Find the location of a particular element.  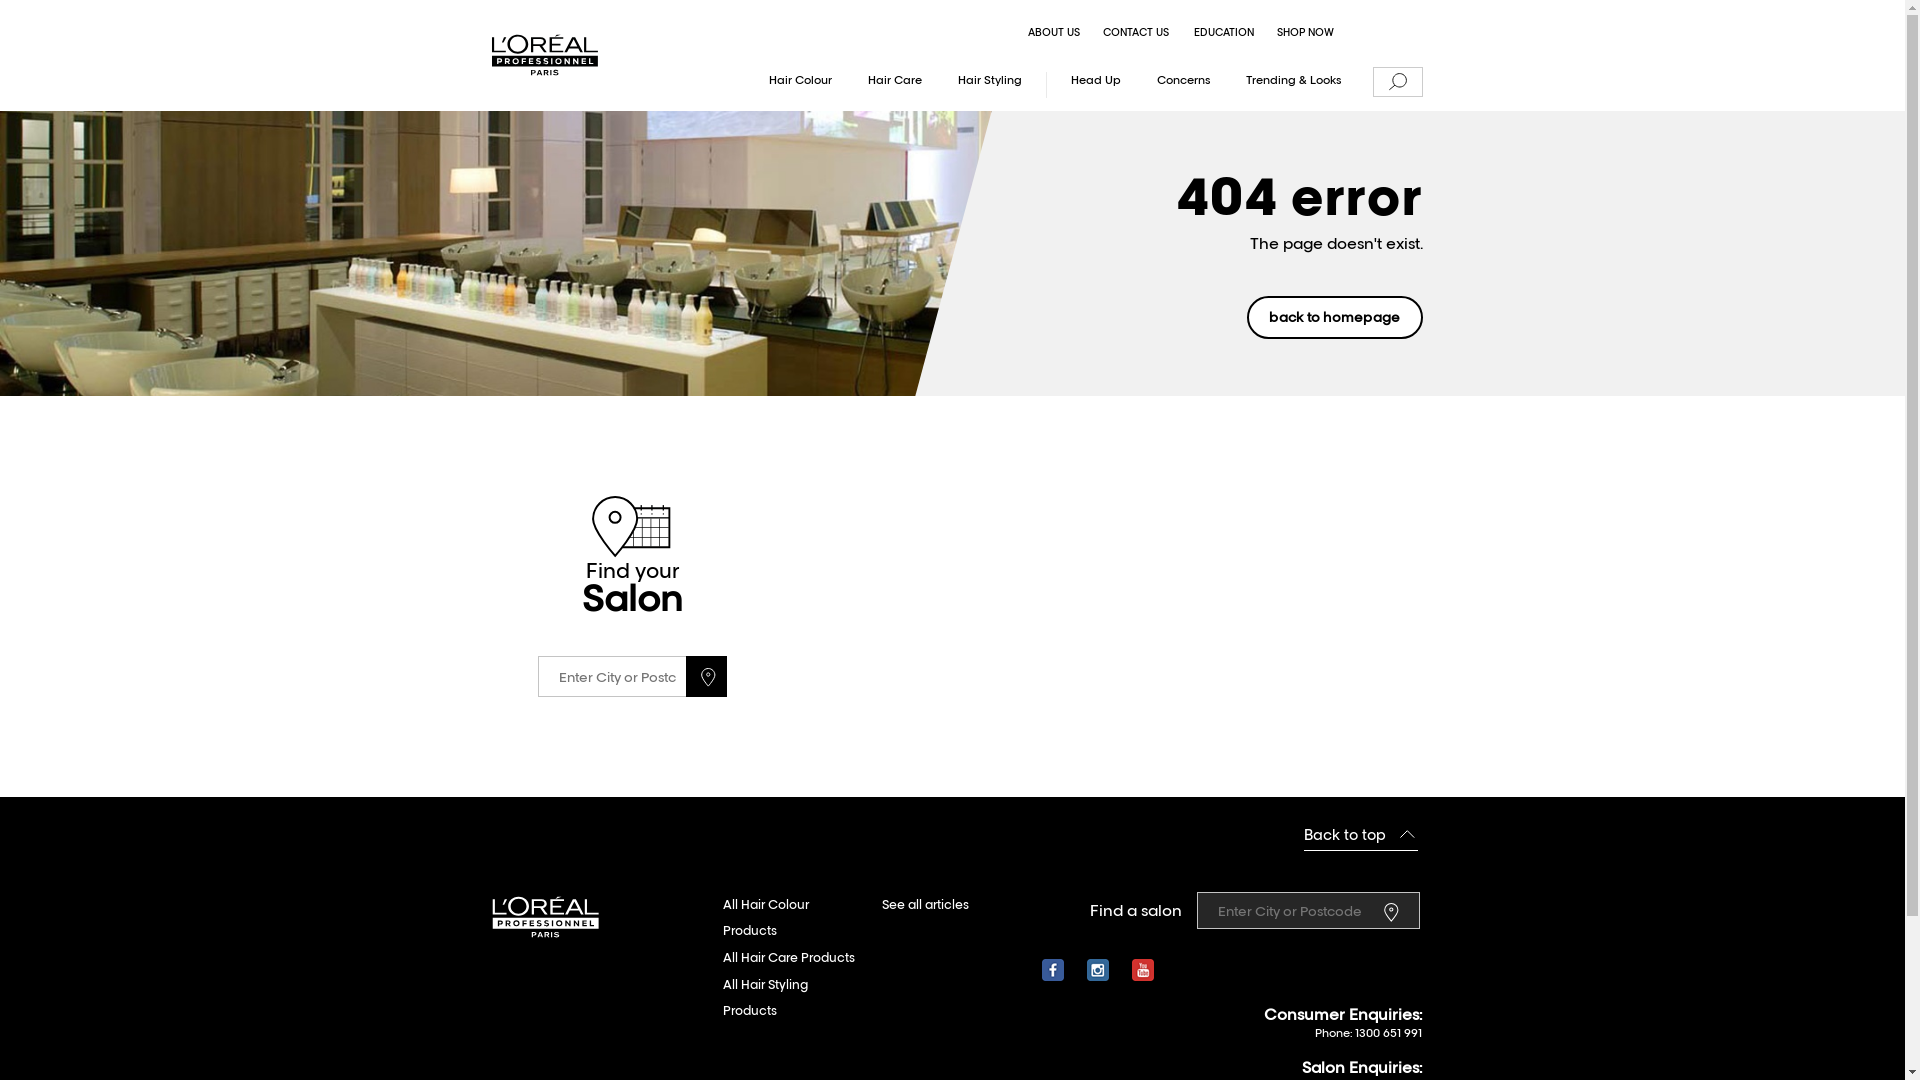

'ABOUT US' is located at coordinates (1053, 34).